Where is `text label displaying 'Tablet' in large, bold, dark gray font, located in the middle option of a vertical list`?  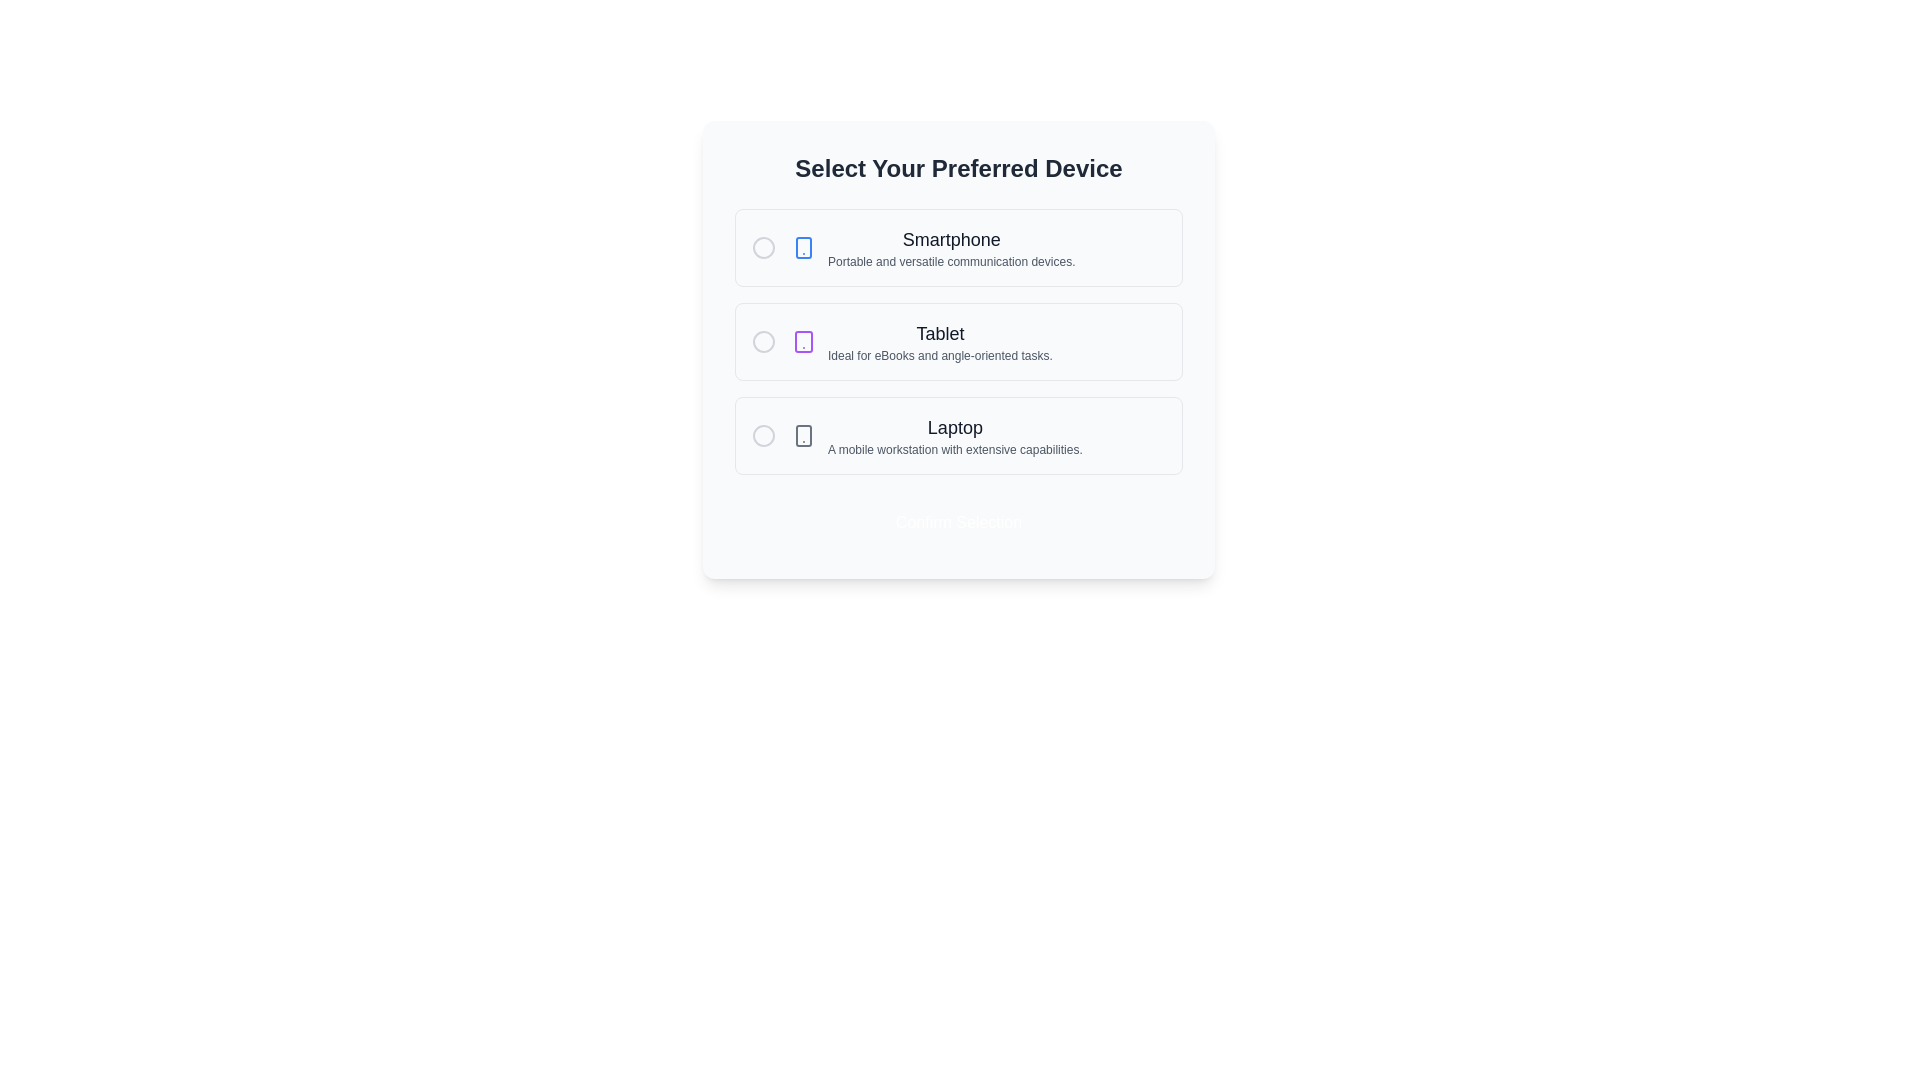
text label displaying 'Tablet' in large, bold, dark gray font, located in the middle option of a vertical list is located at coordinates (939, 333).